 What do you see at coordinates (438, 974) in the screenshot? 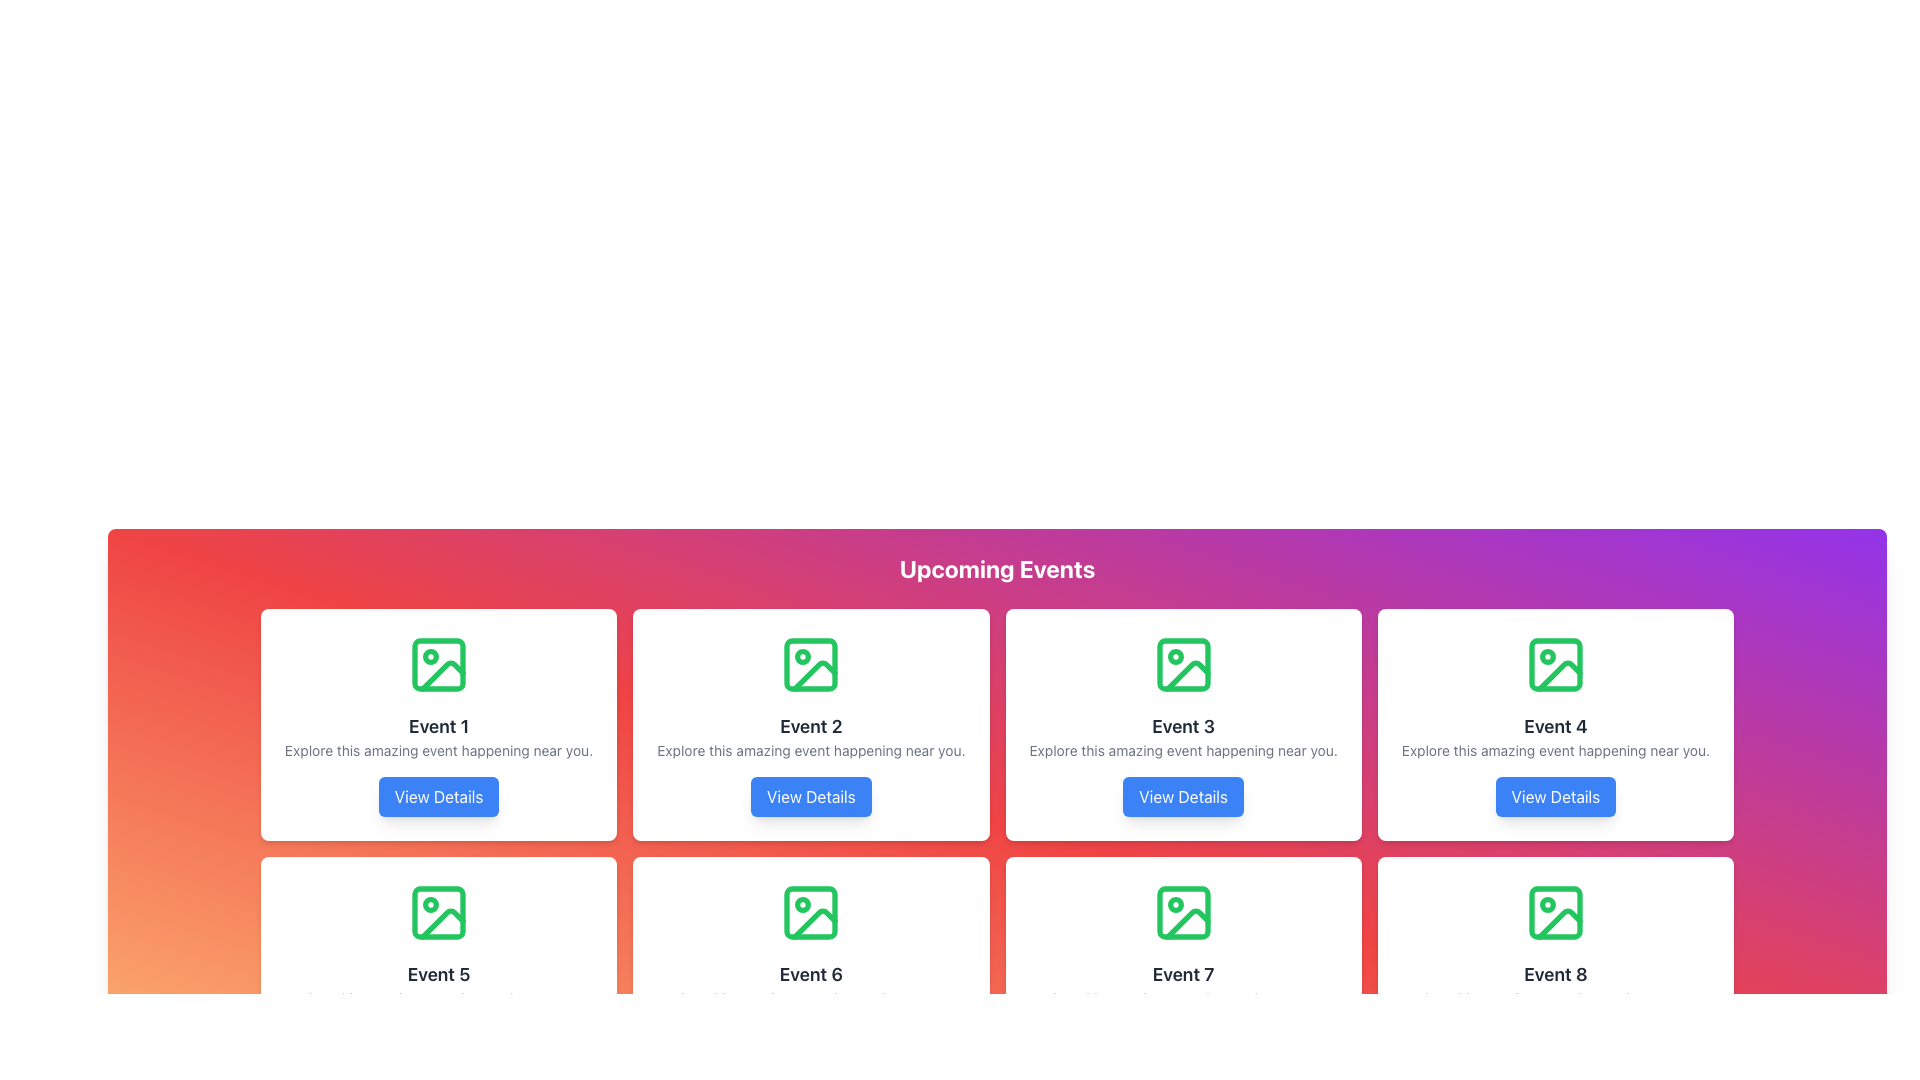
I see `the 'Event 5' text label to focus on this element, which is situated within a card layout below an icon and above a description text and a button in the second row, first column of a grid layout` at bounding box center [438, 974].